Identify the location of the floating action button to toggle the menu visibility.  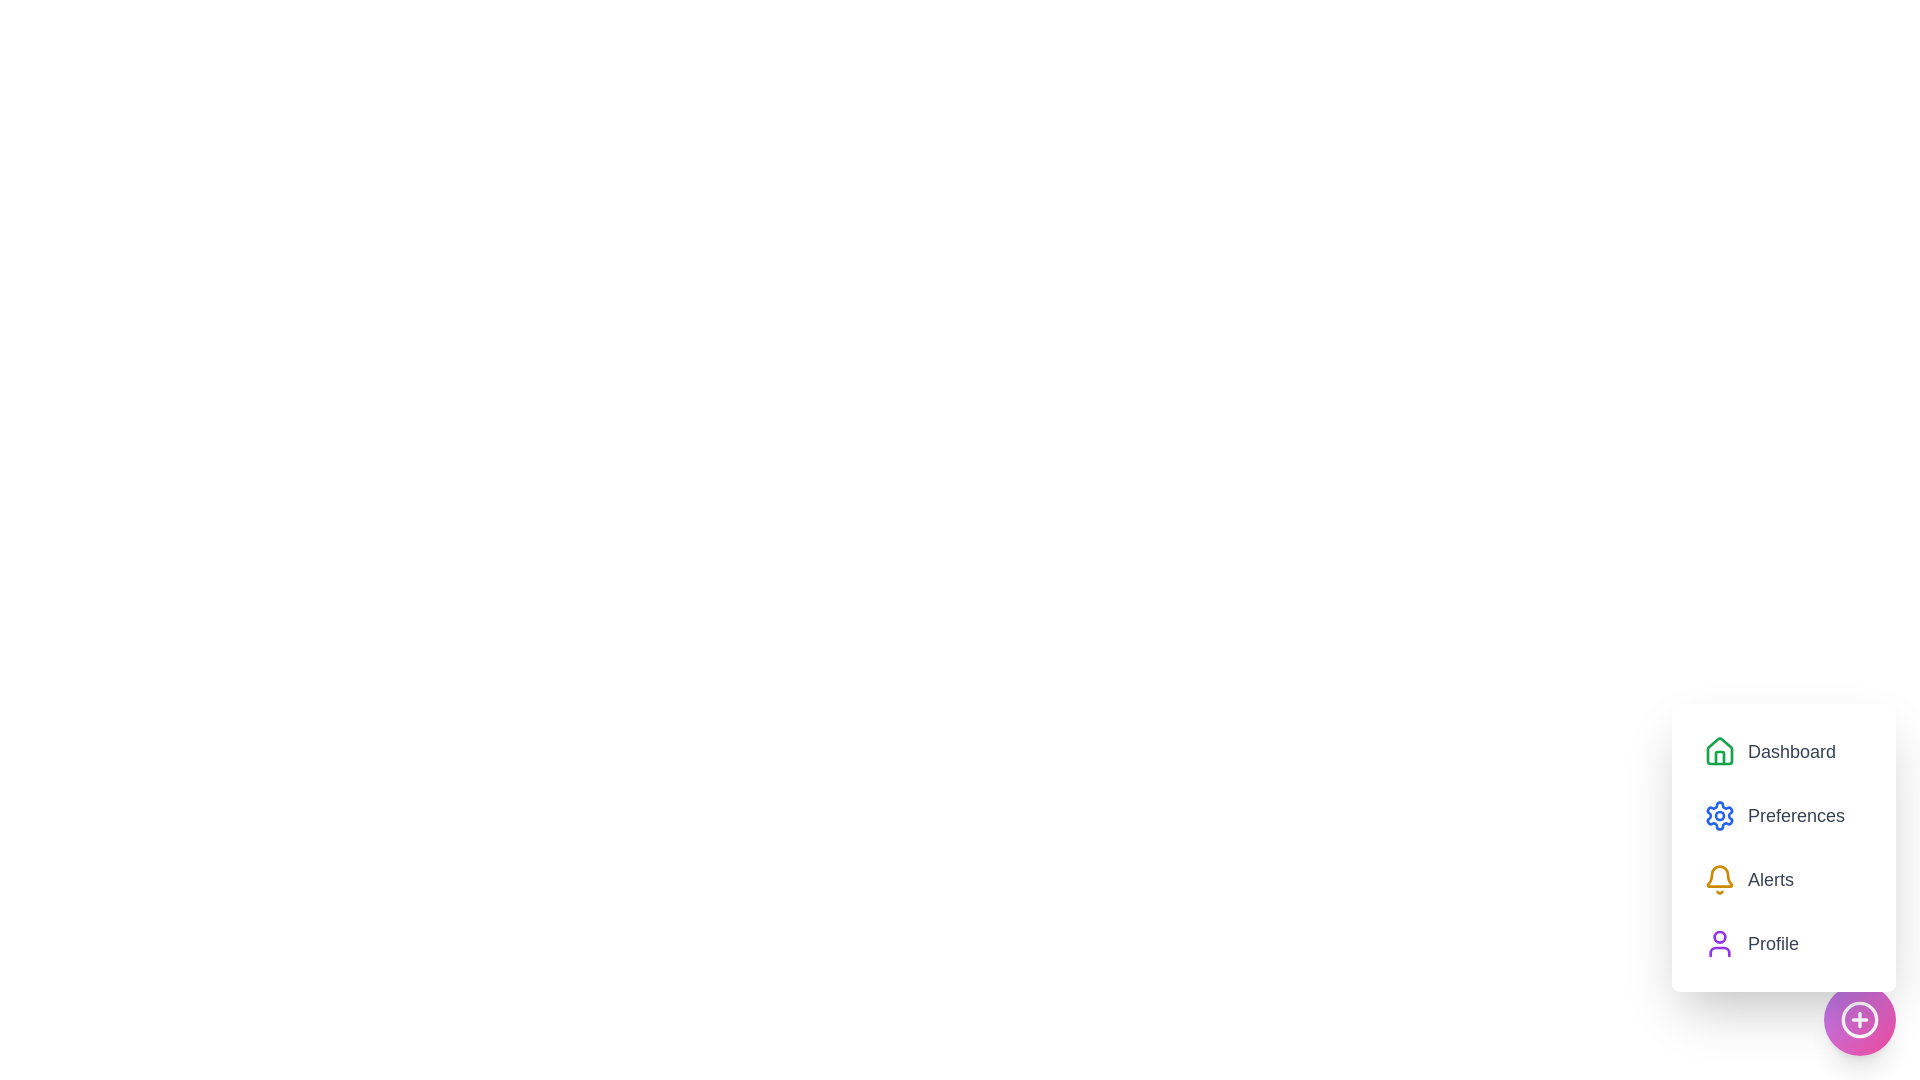
(1859, 1019).